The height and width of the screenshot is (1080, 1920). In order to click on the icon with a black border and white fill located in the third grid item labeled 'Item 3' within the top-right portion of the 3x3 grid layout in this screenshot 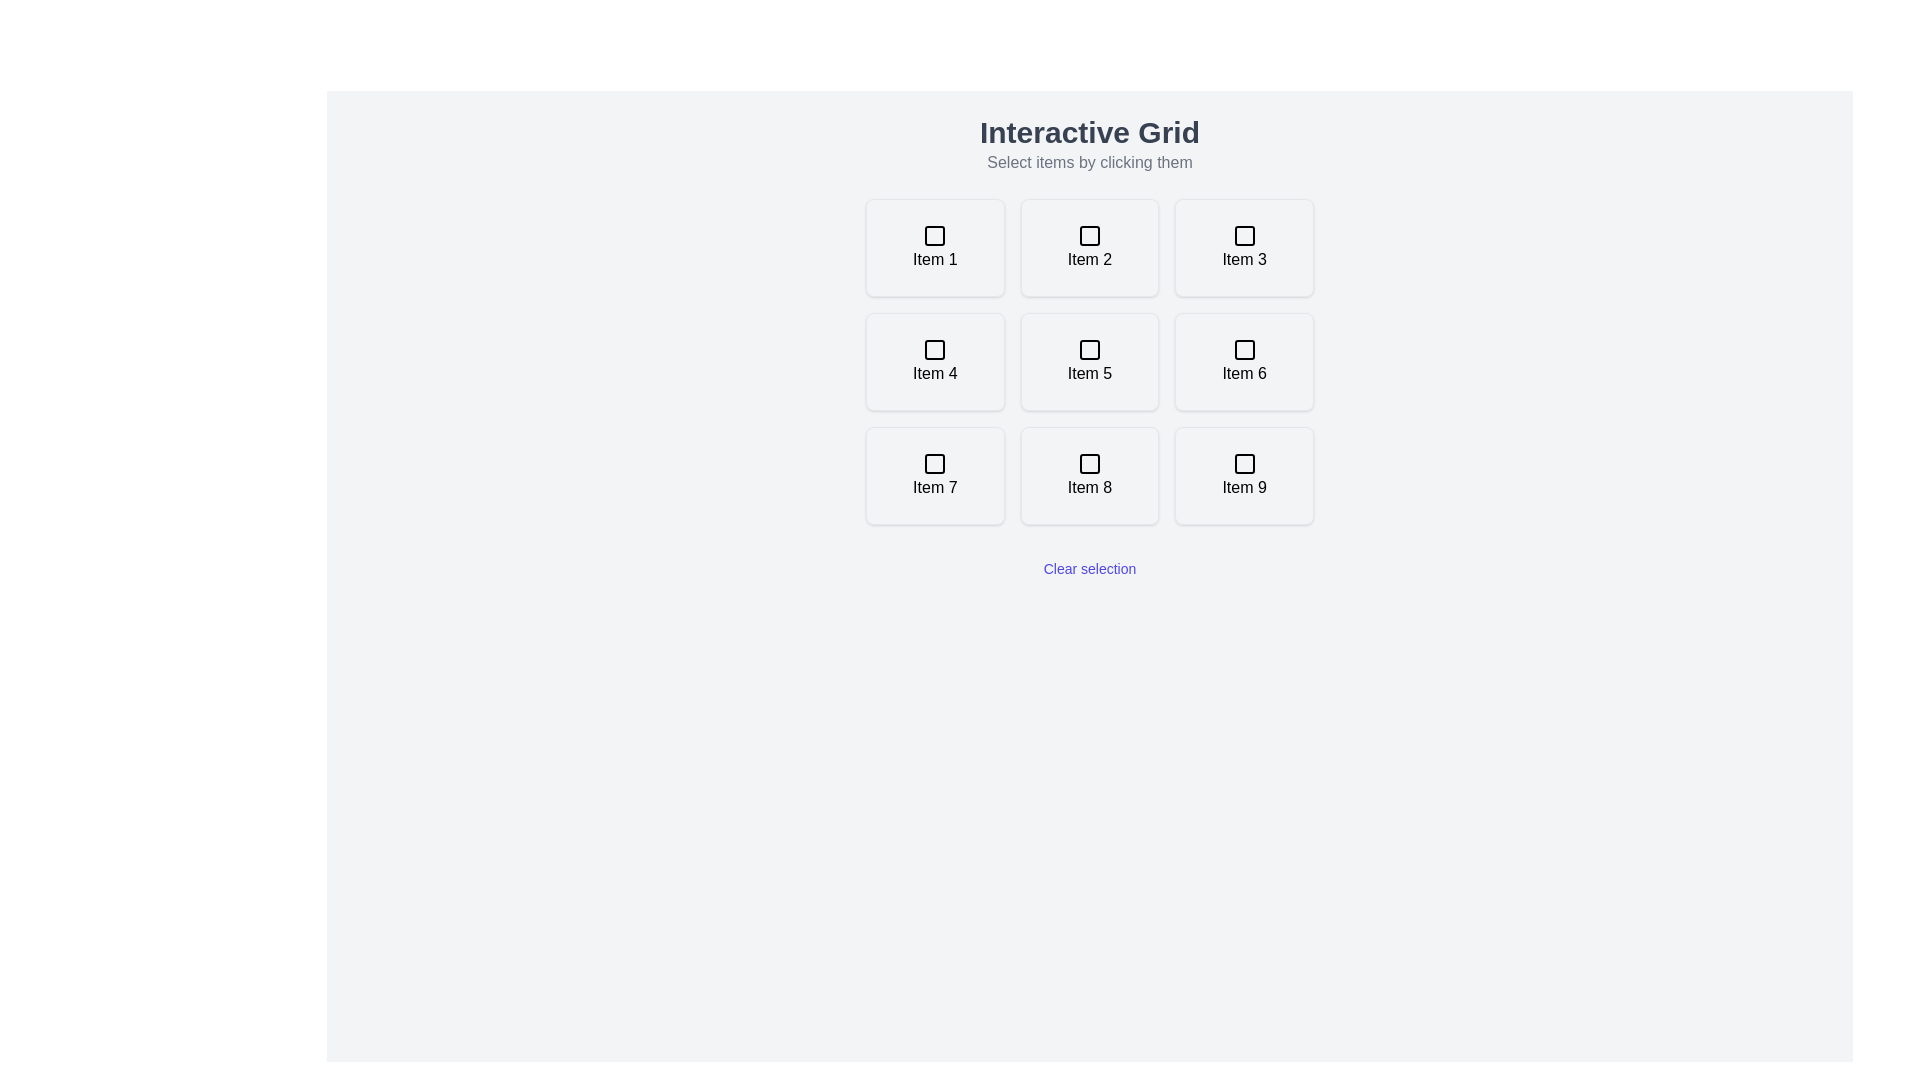, I will do `click(1243, 234)`.